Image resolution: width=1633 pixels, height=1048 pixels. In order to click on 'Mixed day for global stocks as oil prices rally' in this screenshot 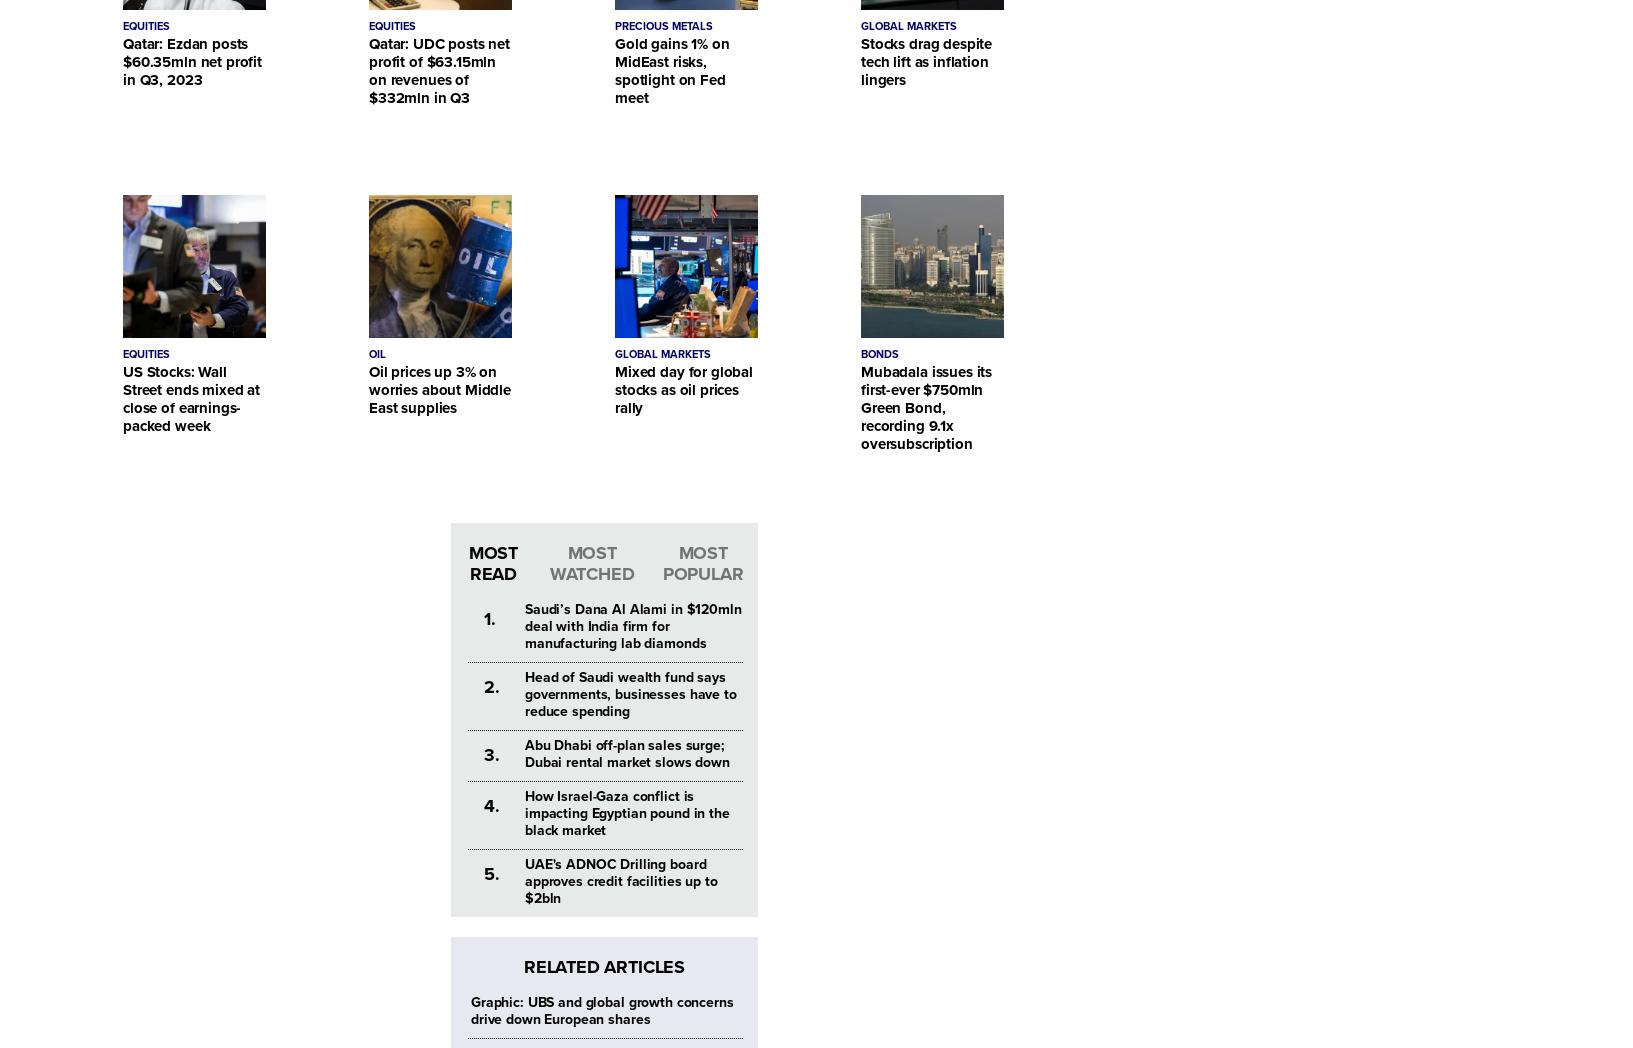, I will do `click(684, 388)`.